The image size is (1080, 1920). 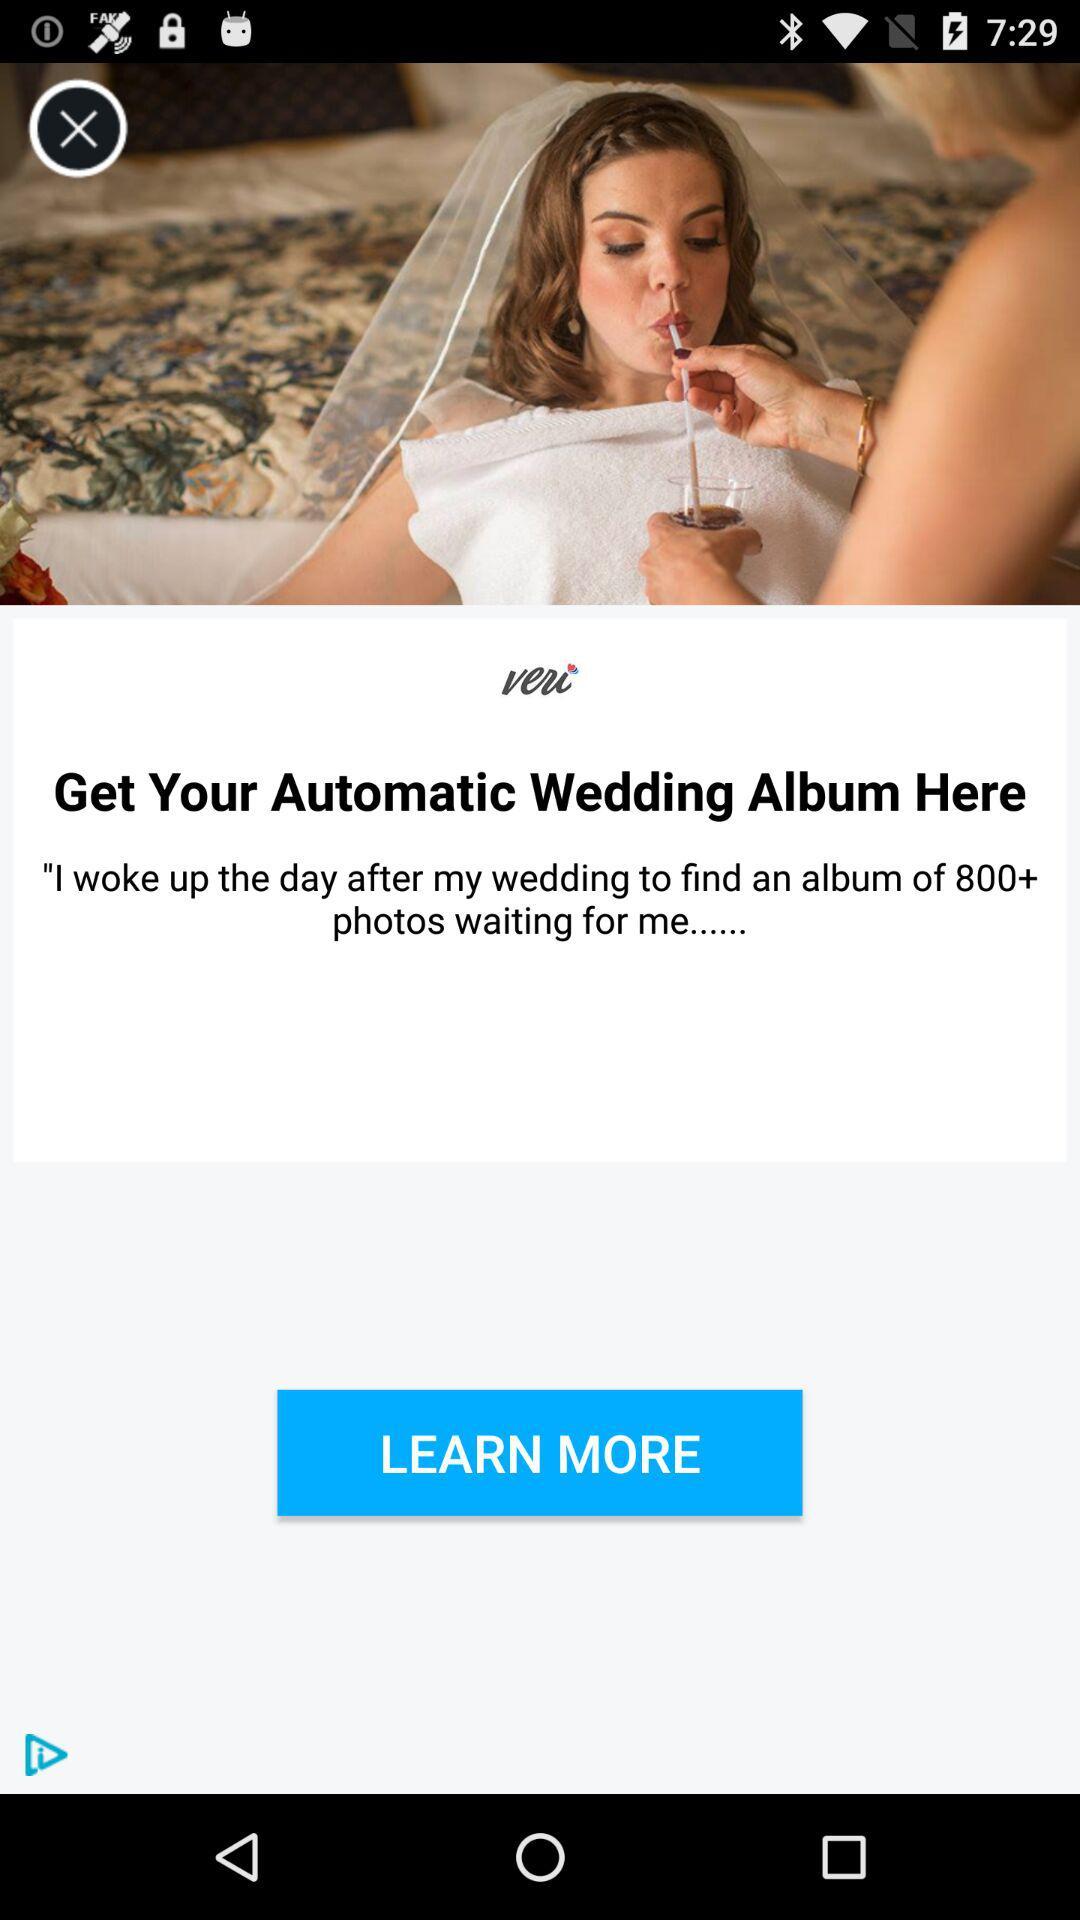 What do you see at coordinates (540, 1452) in the screenshot?
I see `the icon below i woke up` at bounding box center [540, 1452].